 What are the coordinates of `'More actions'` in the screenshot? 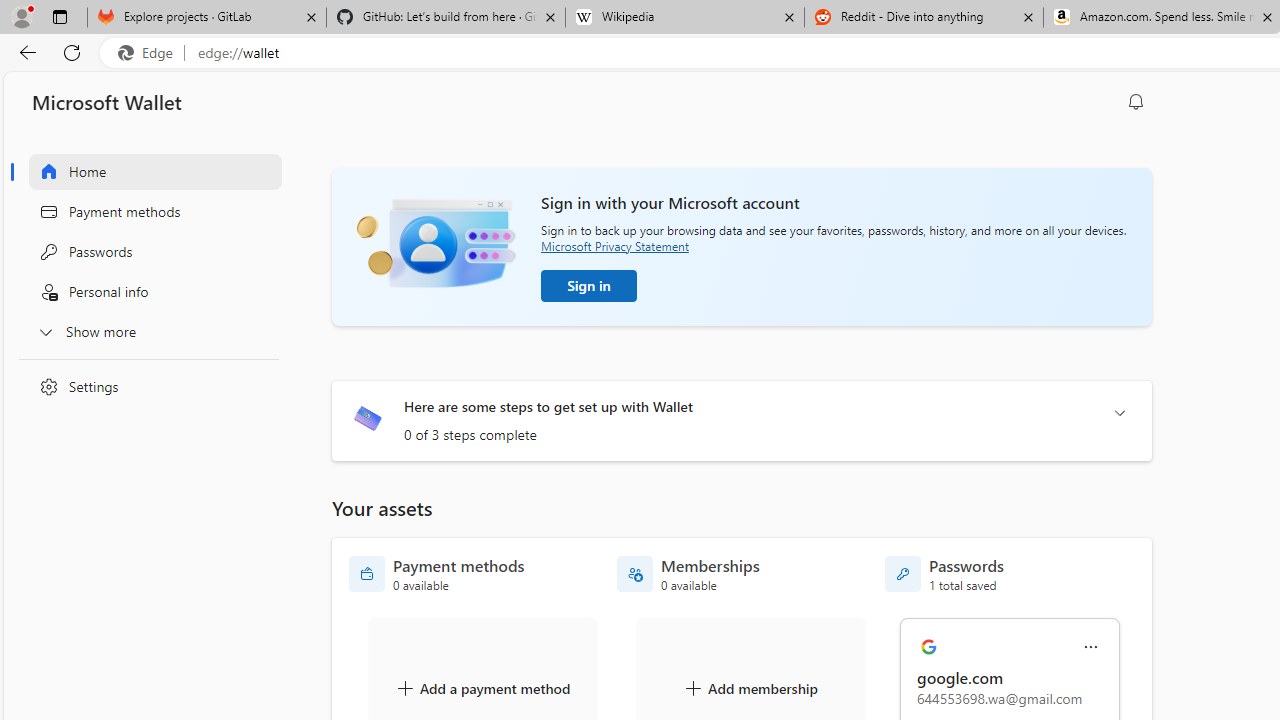 It's located at (1090, 647).